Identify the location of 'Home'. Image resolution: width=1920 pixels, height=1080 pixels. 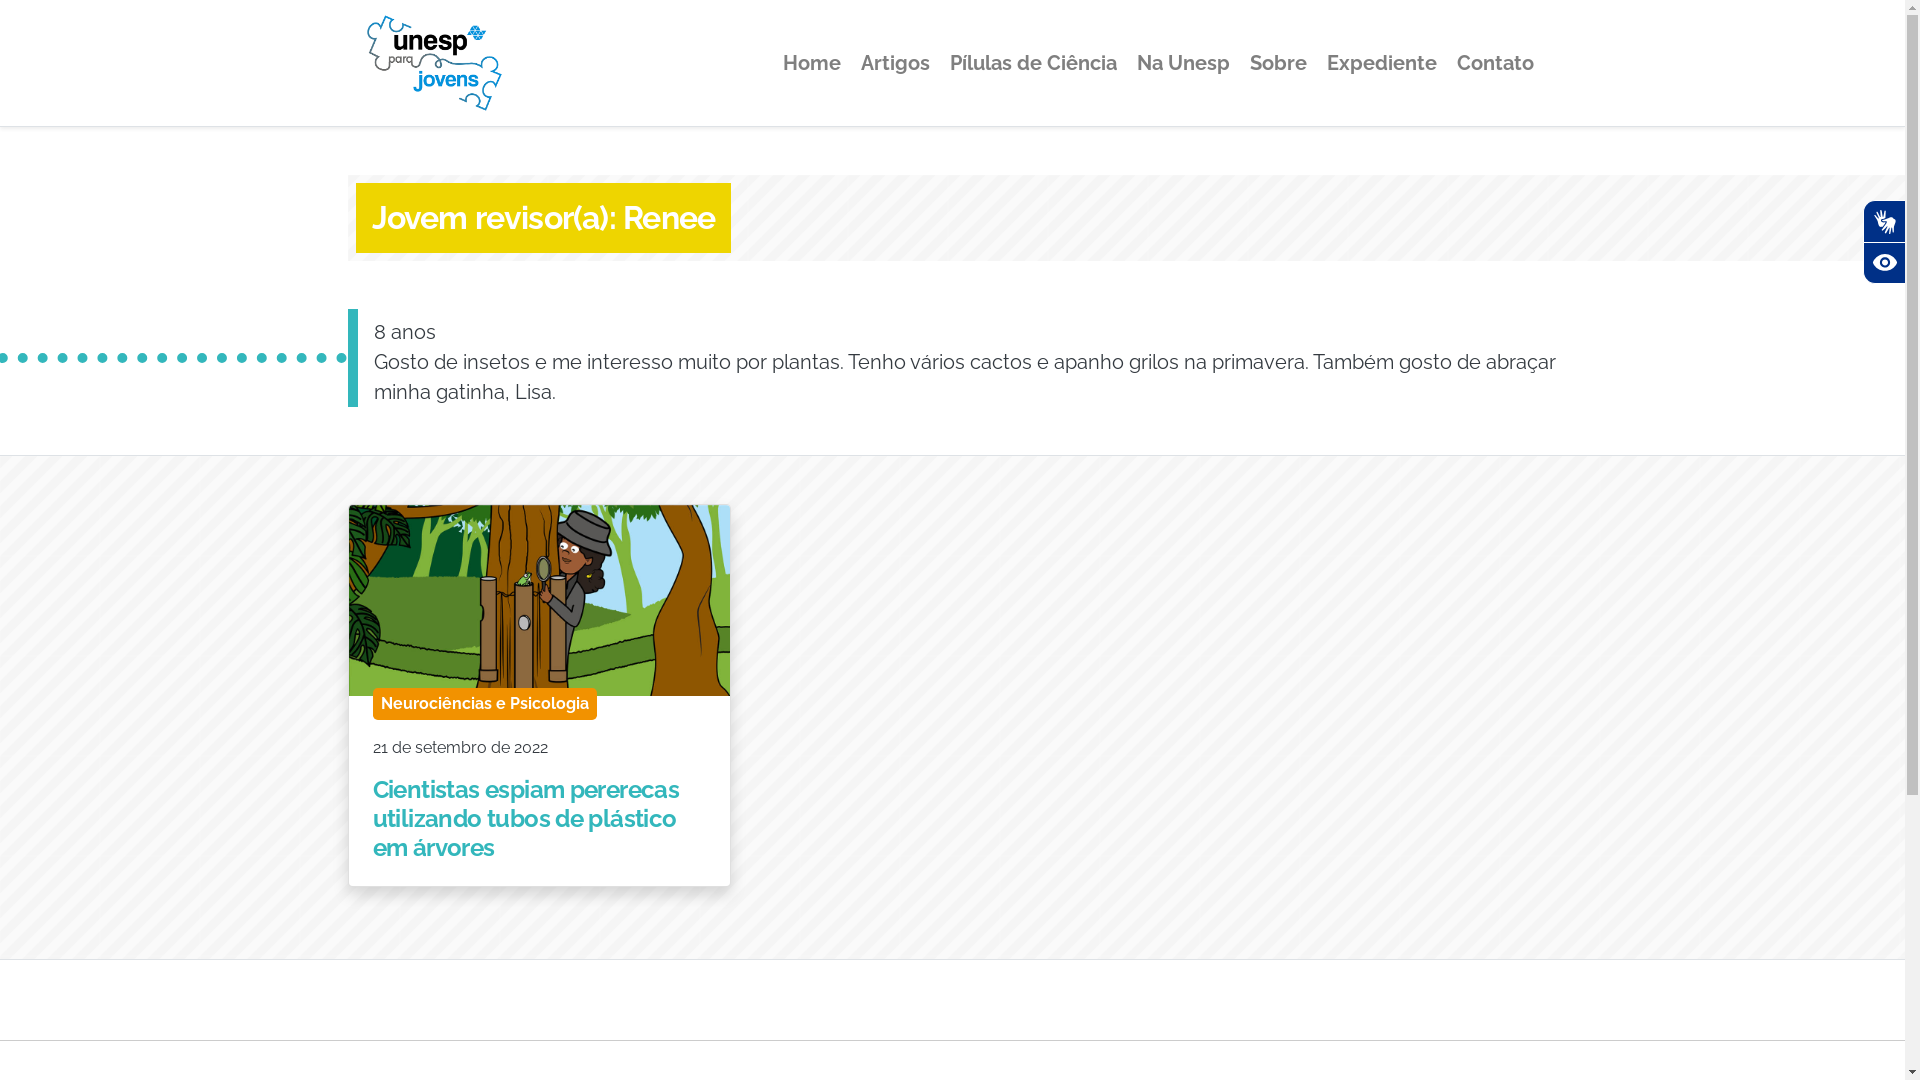
(772, 61).